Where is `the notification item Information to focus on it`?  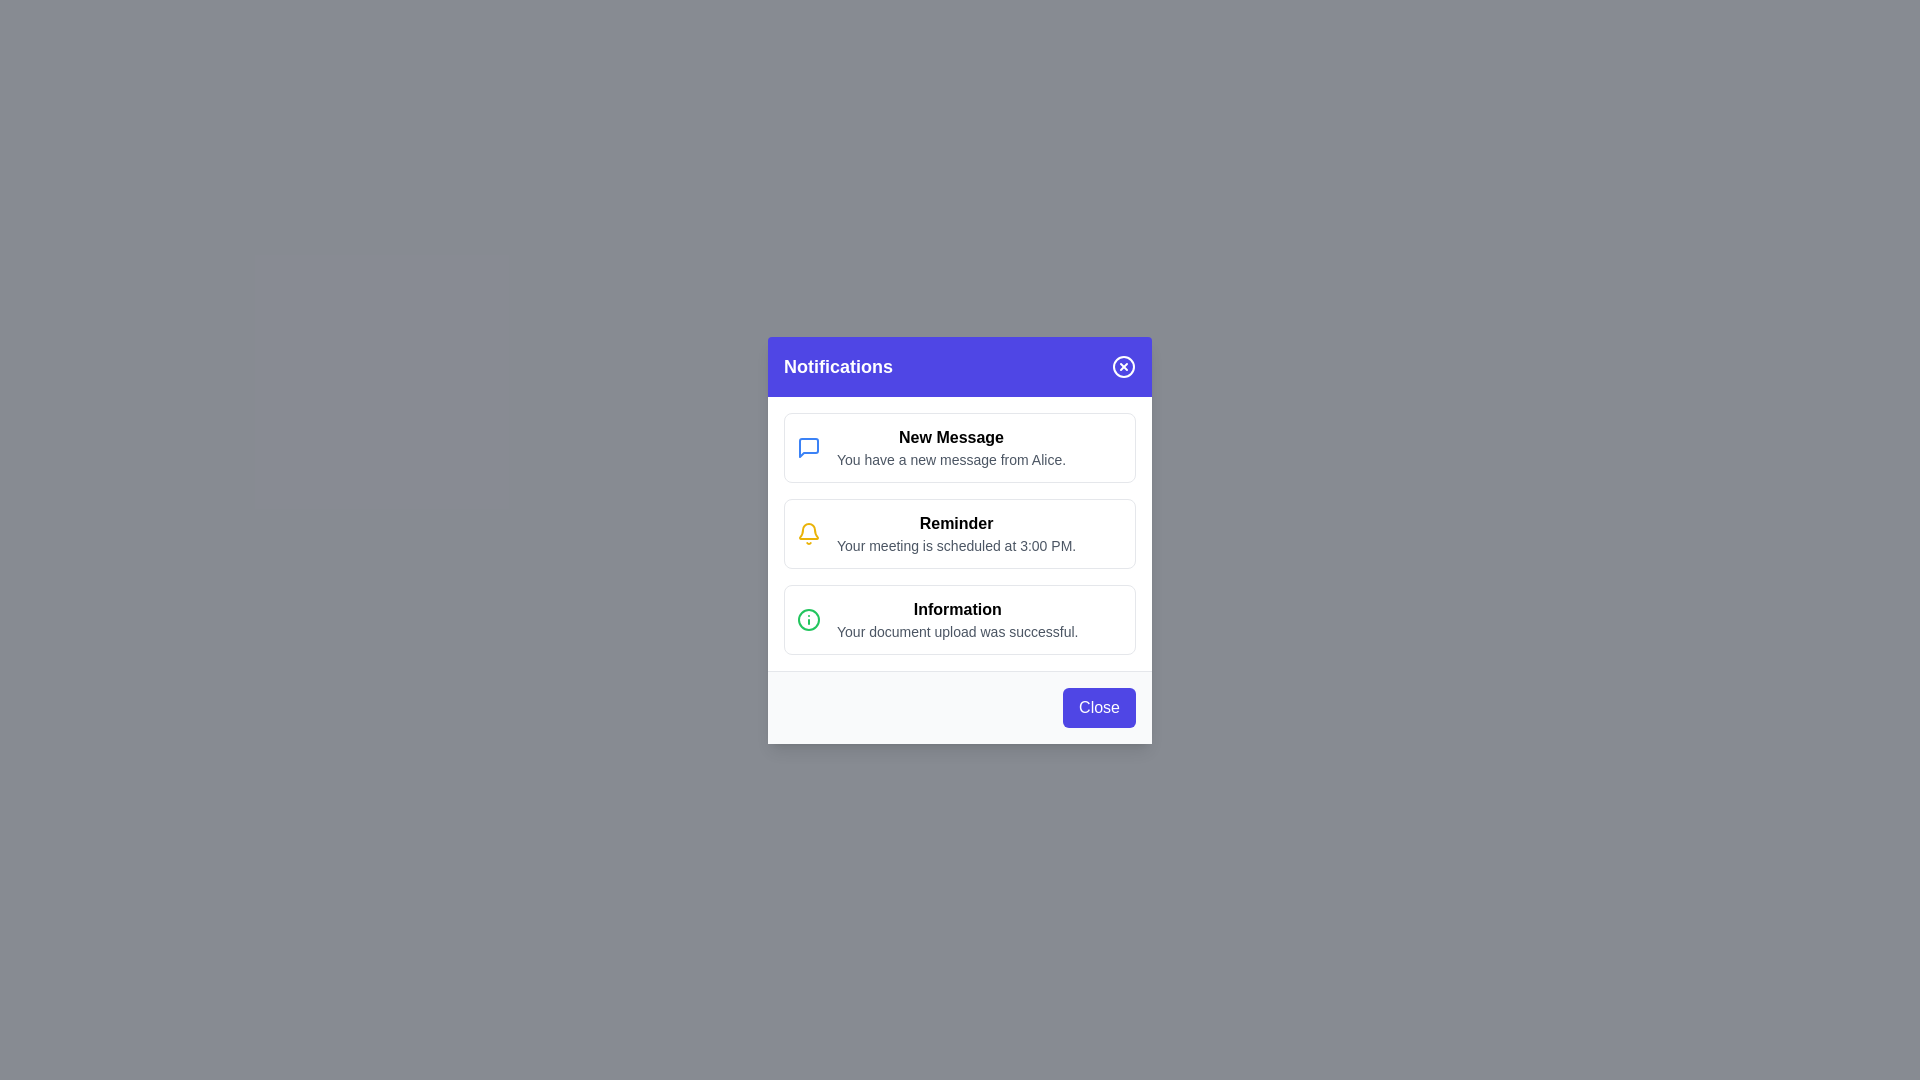 the notification item Information to focus on it is located at coordinates (960, 618).